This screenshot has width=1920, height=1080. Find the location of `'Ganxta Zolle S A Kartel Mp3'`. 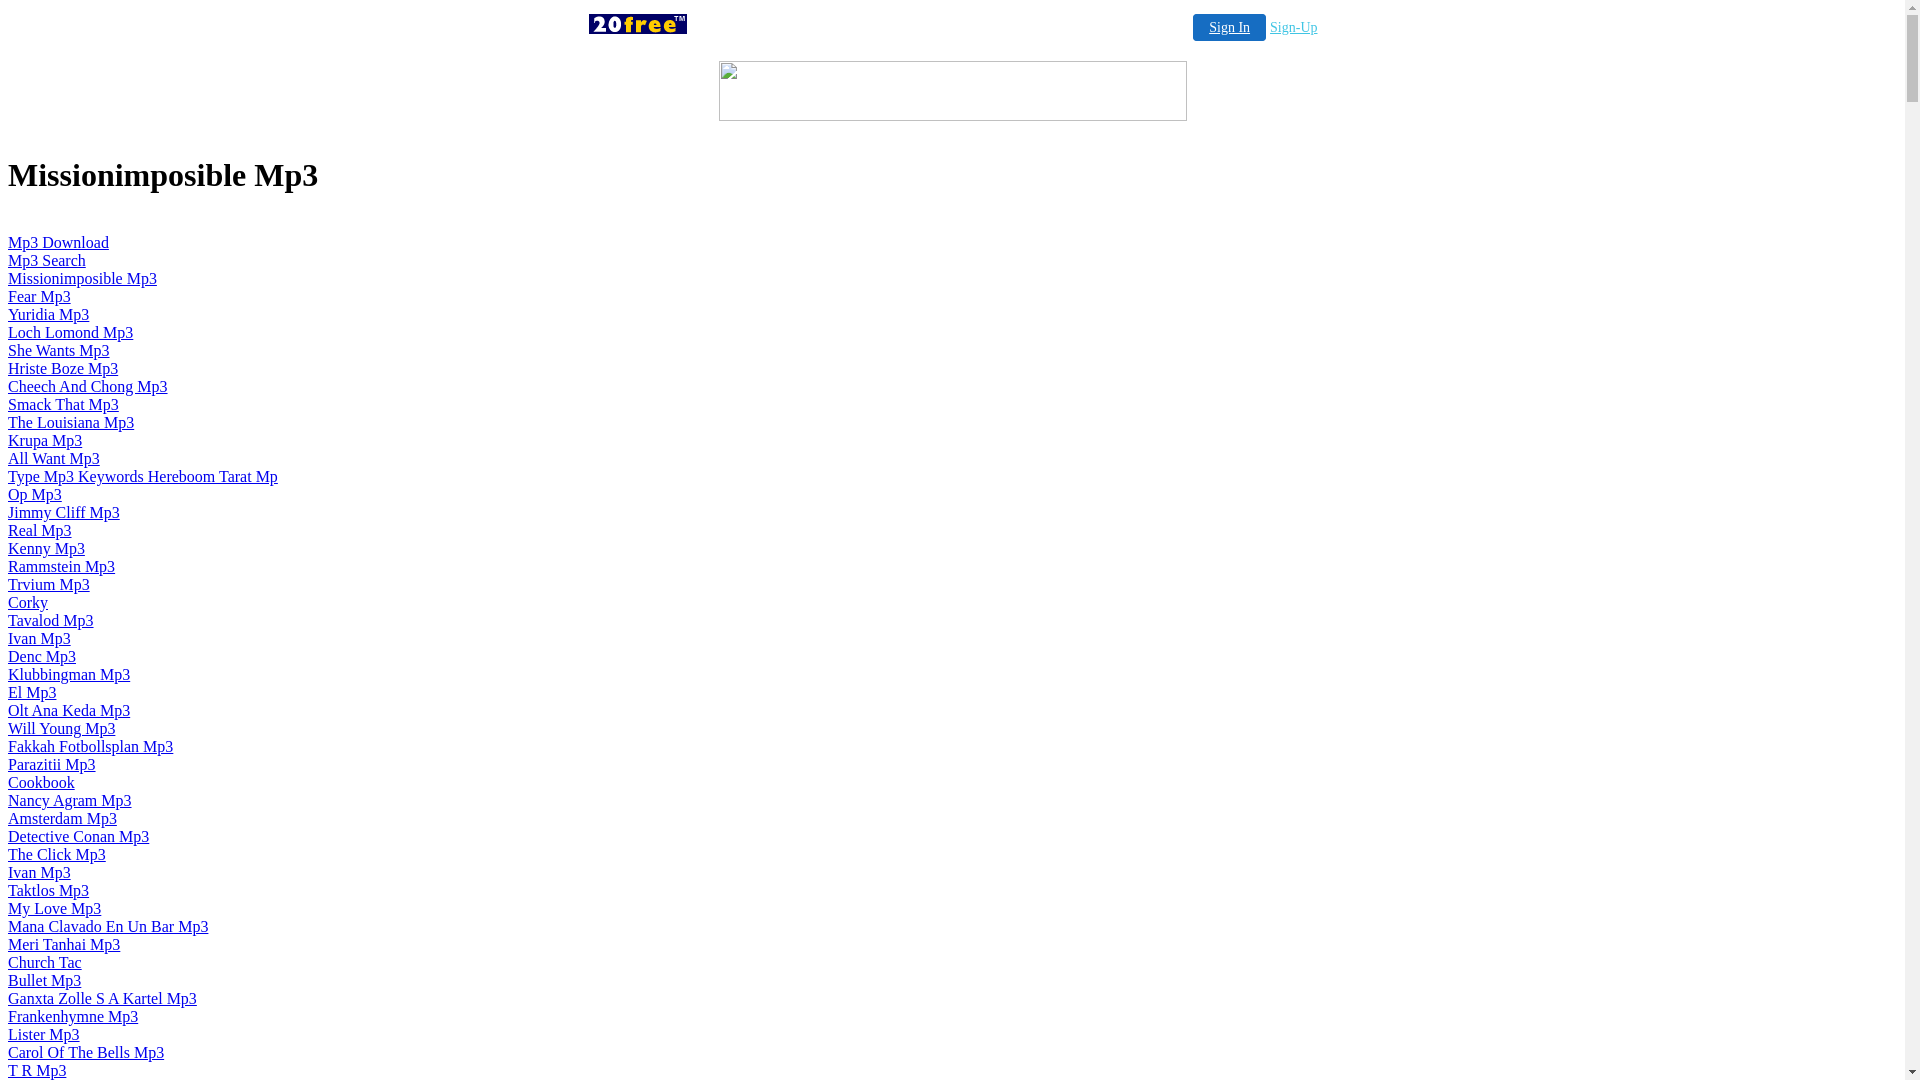

'Ganxta Zolle S A Kartel Mp3' is located at coordinates (101, 998).